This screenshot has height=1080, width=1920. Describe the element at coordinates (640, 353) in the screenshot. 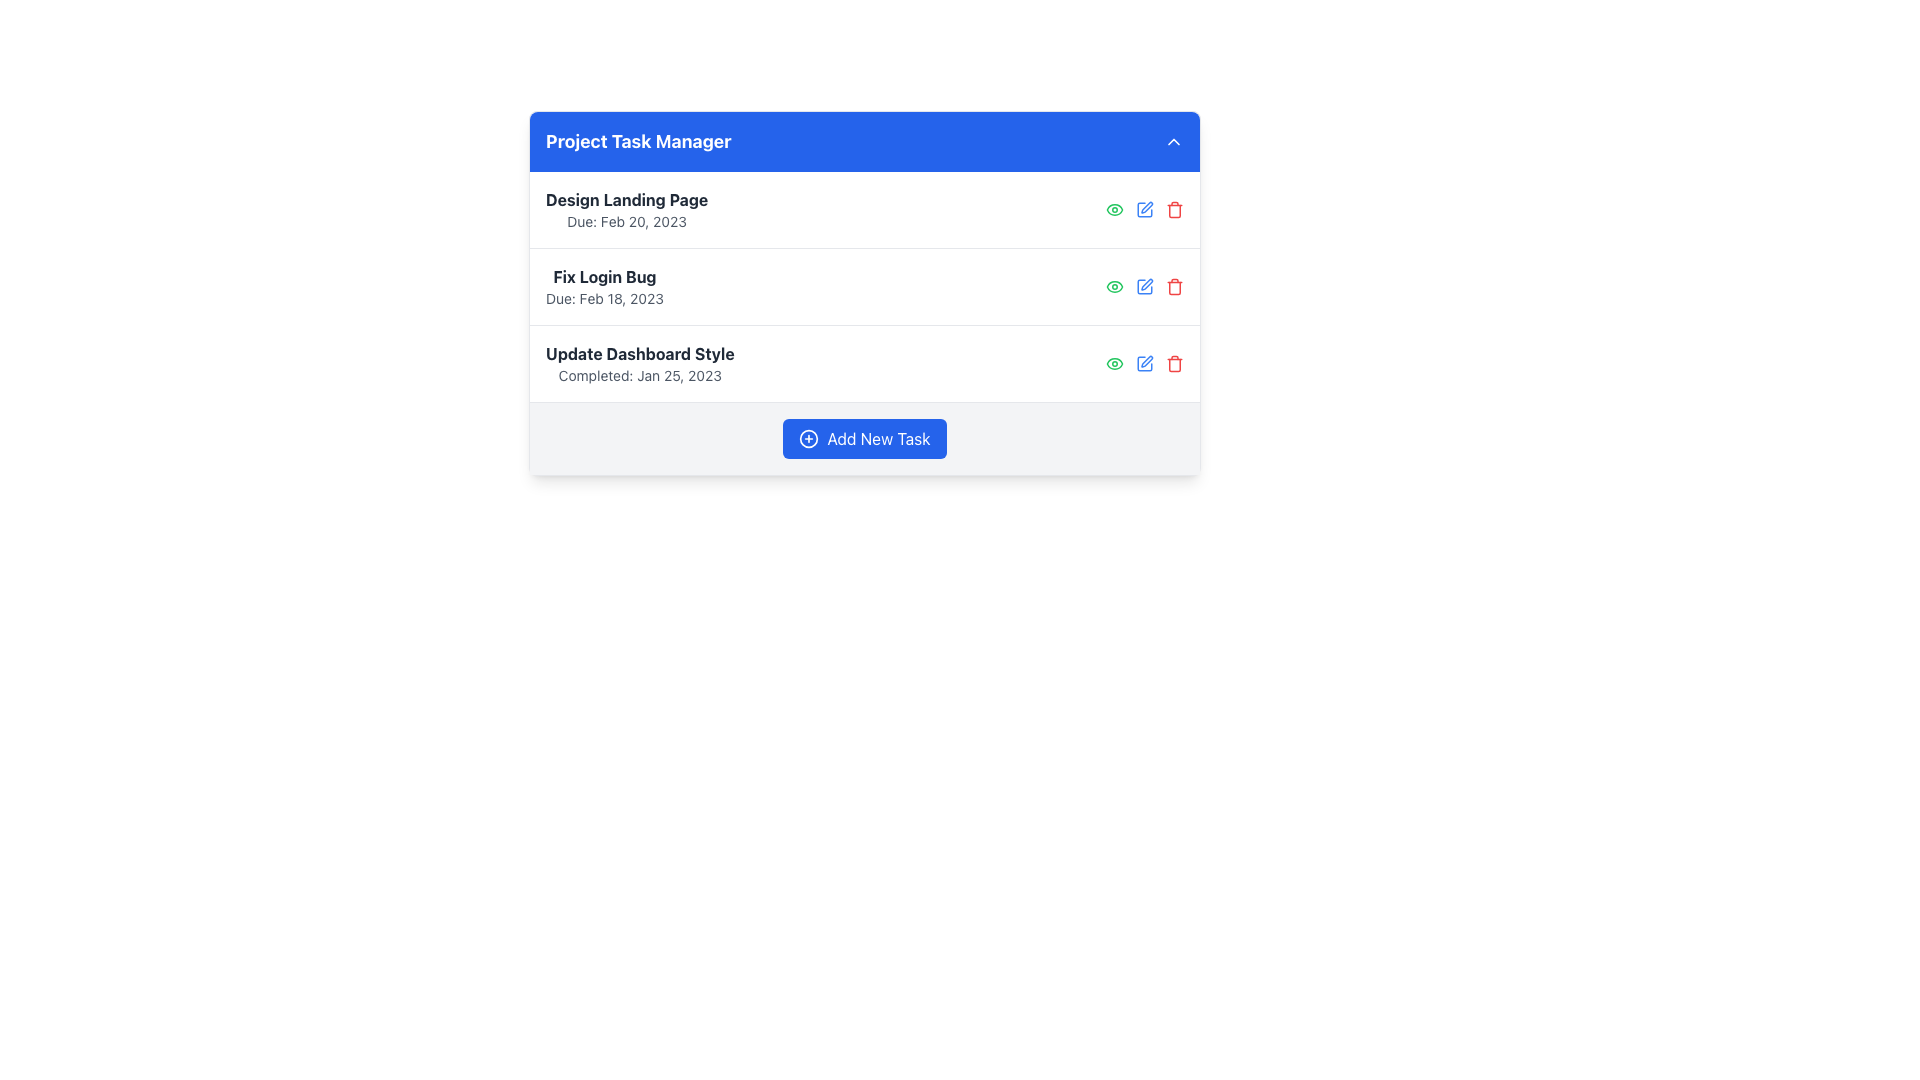

I see `the text label displaying 'Update Dashboard Style' in bold dark gray font, which is located in the third row of the task list under 'Project Task Manager'` at that location.